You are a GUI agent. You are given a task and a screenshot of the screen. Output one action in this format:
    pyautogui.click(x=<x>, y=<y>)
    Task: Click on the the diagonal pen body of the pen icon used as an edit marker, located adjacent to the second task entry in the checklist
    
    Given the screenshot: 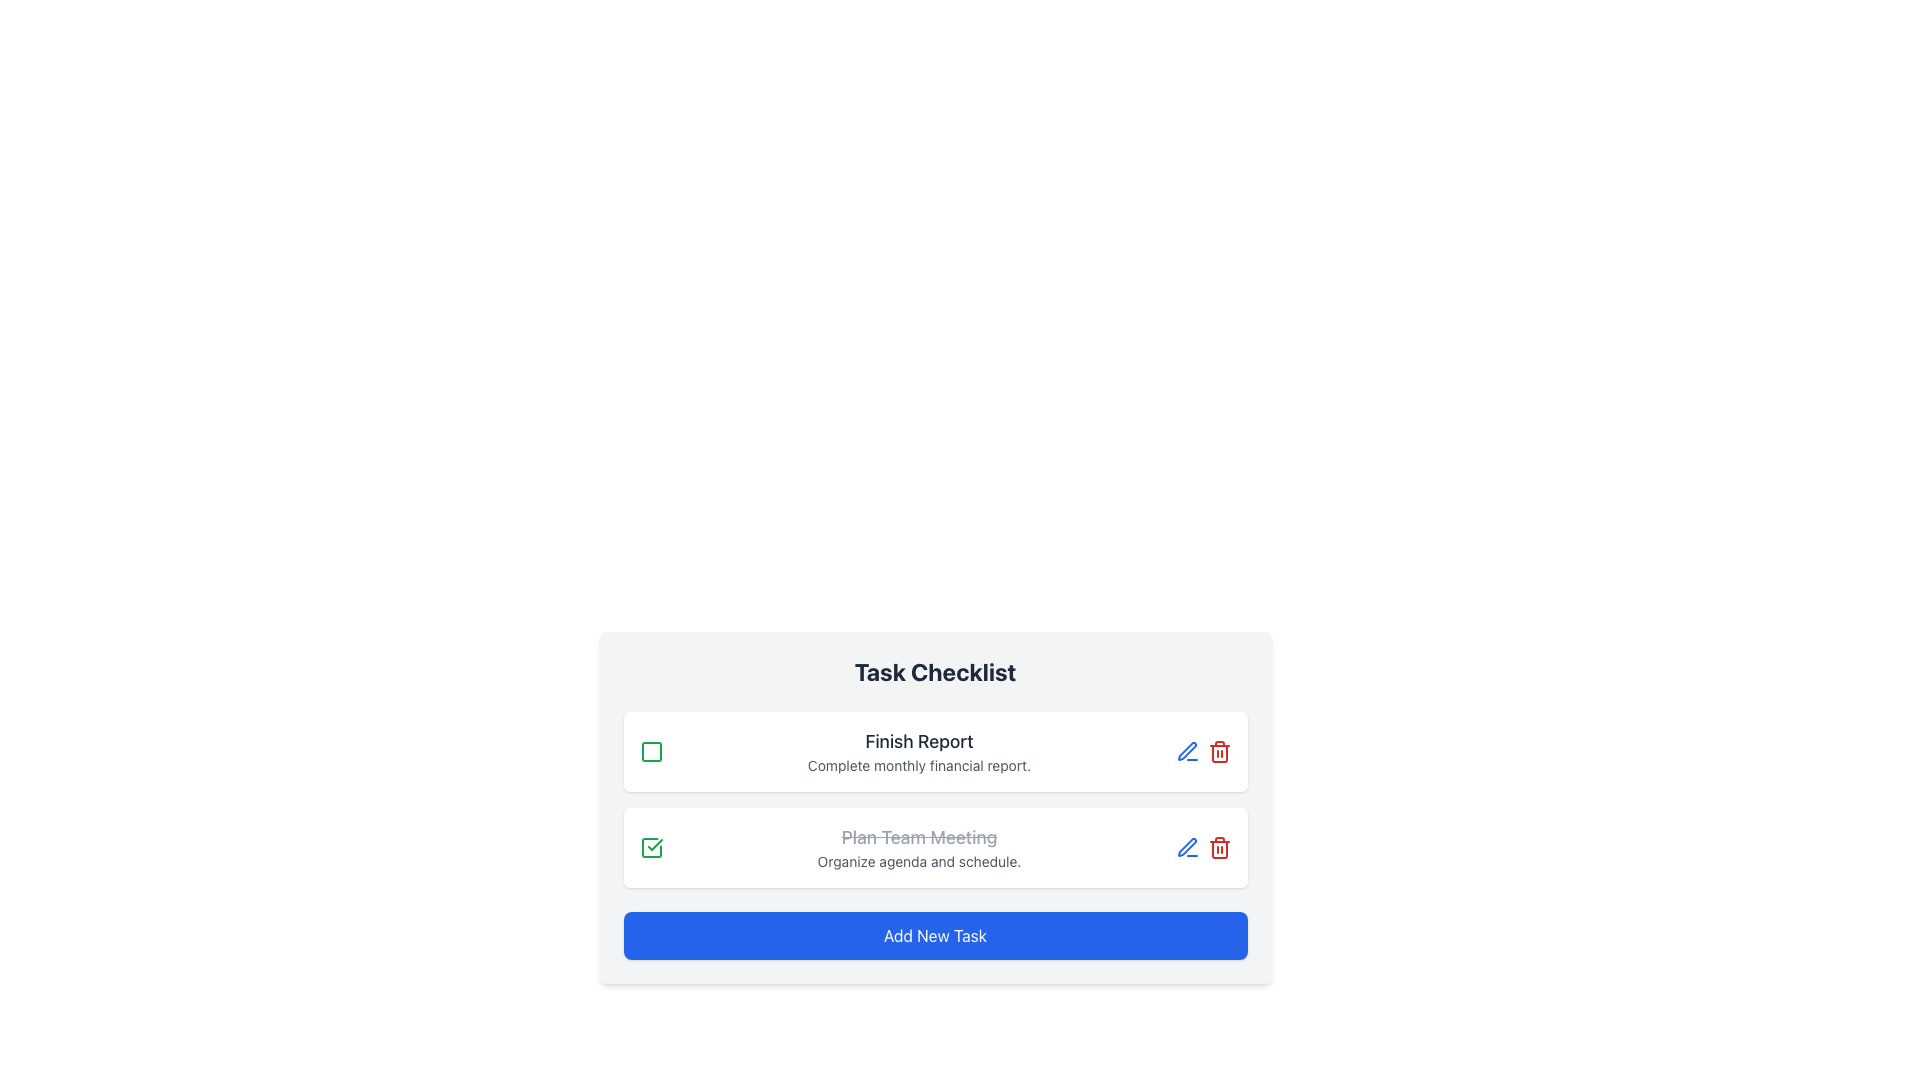 What is the action you would take?
    pyautogui.click(x=1186, y=751)
    